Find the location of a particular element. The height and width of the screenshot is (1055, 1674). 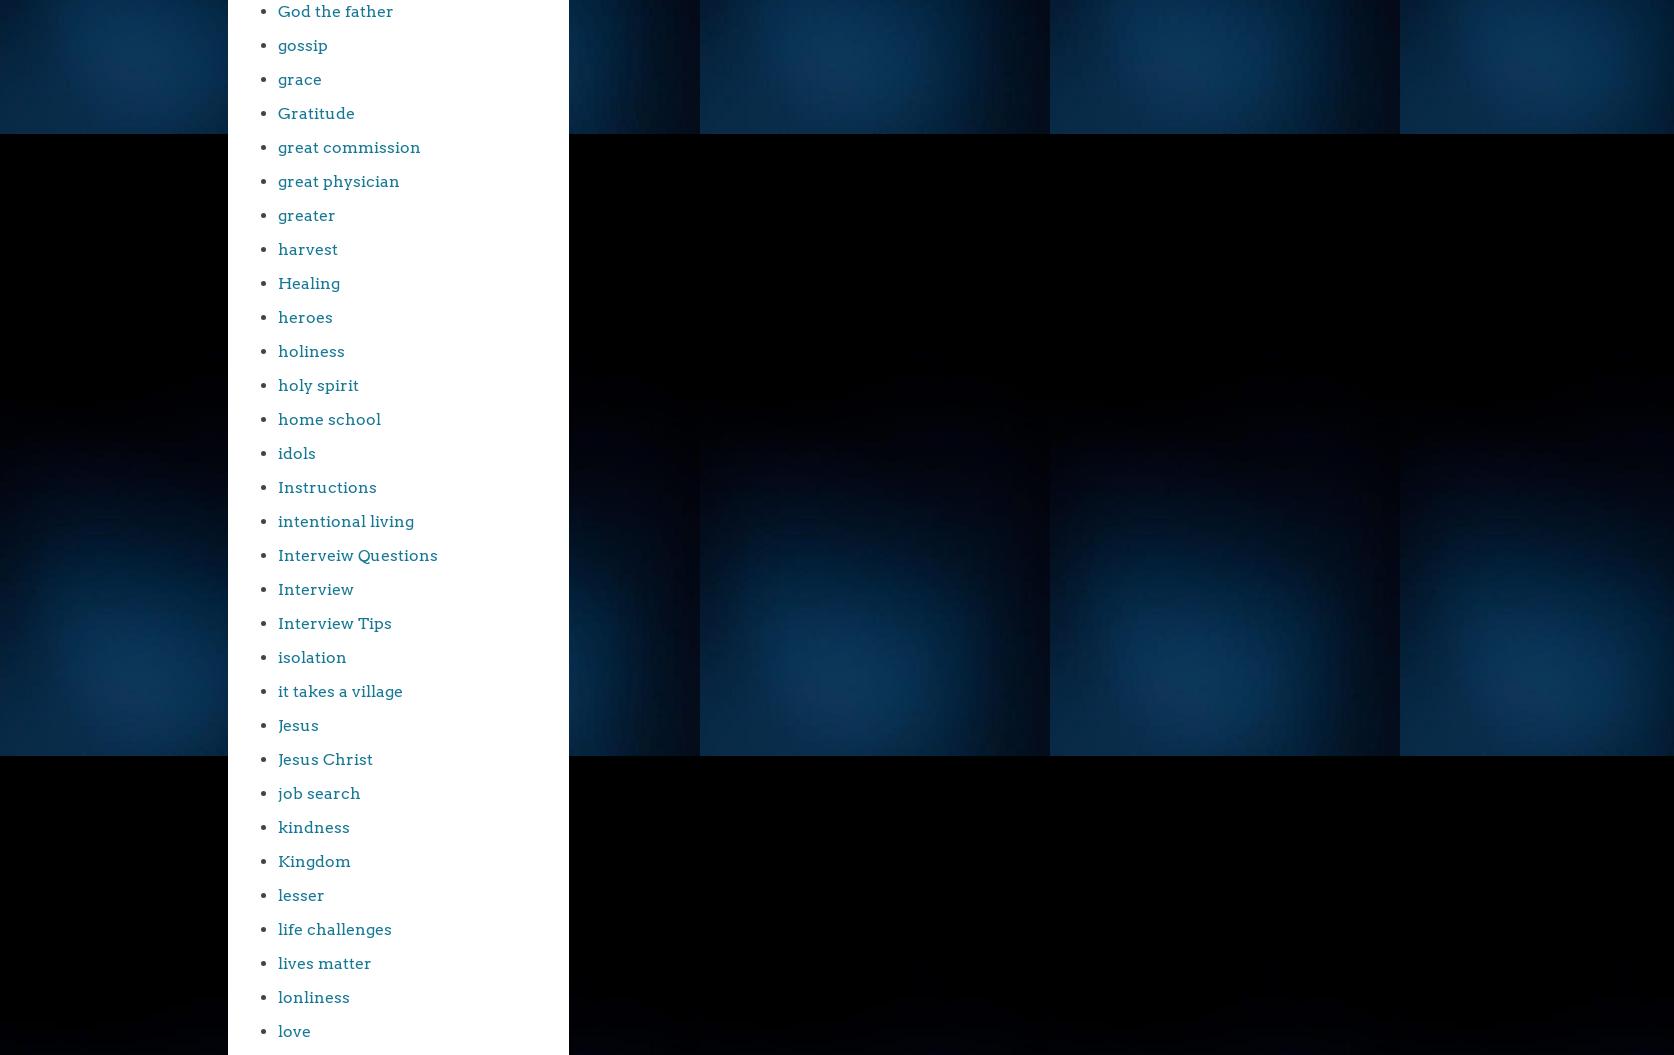

'great commission' is located at coordinates (349, 147).